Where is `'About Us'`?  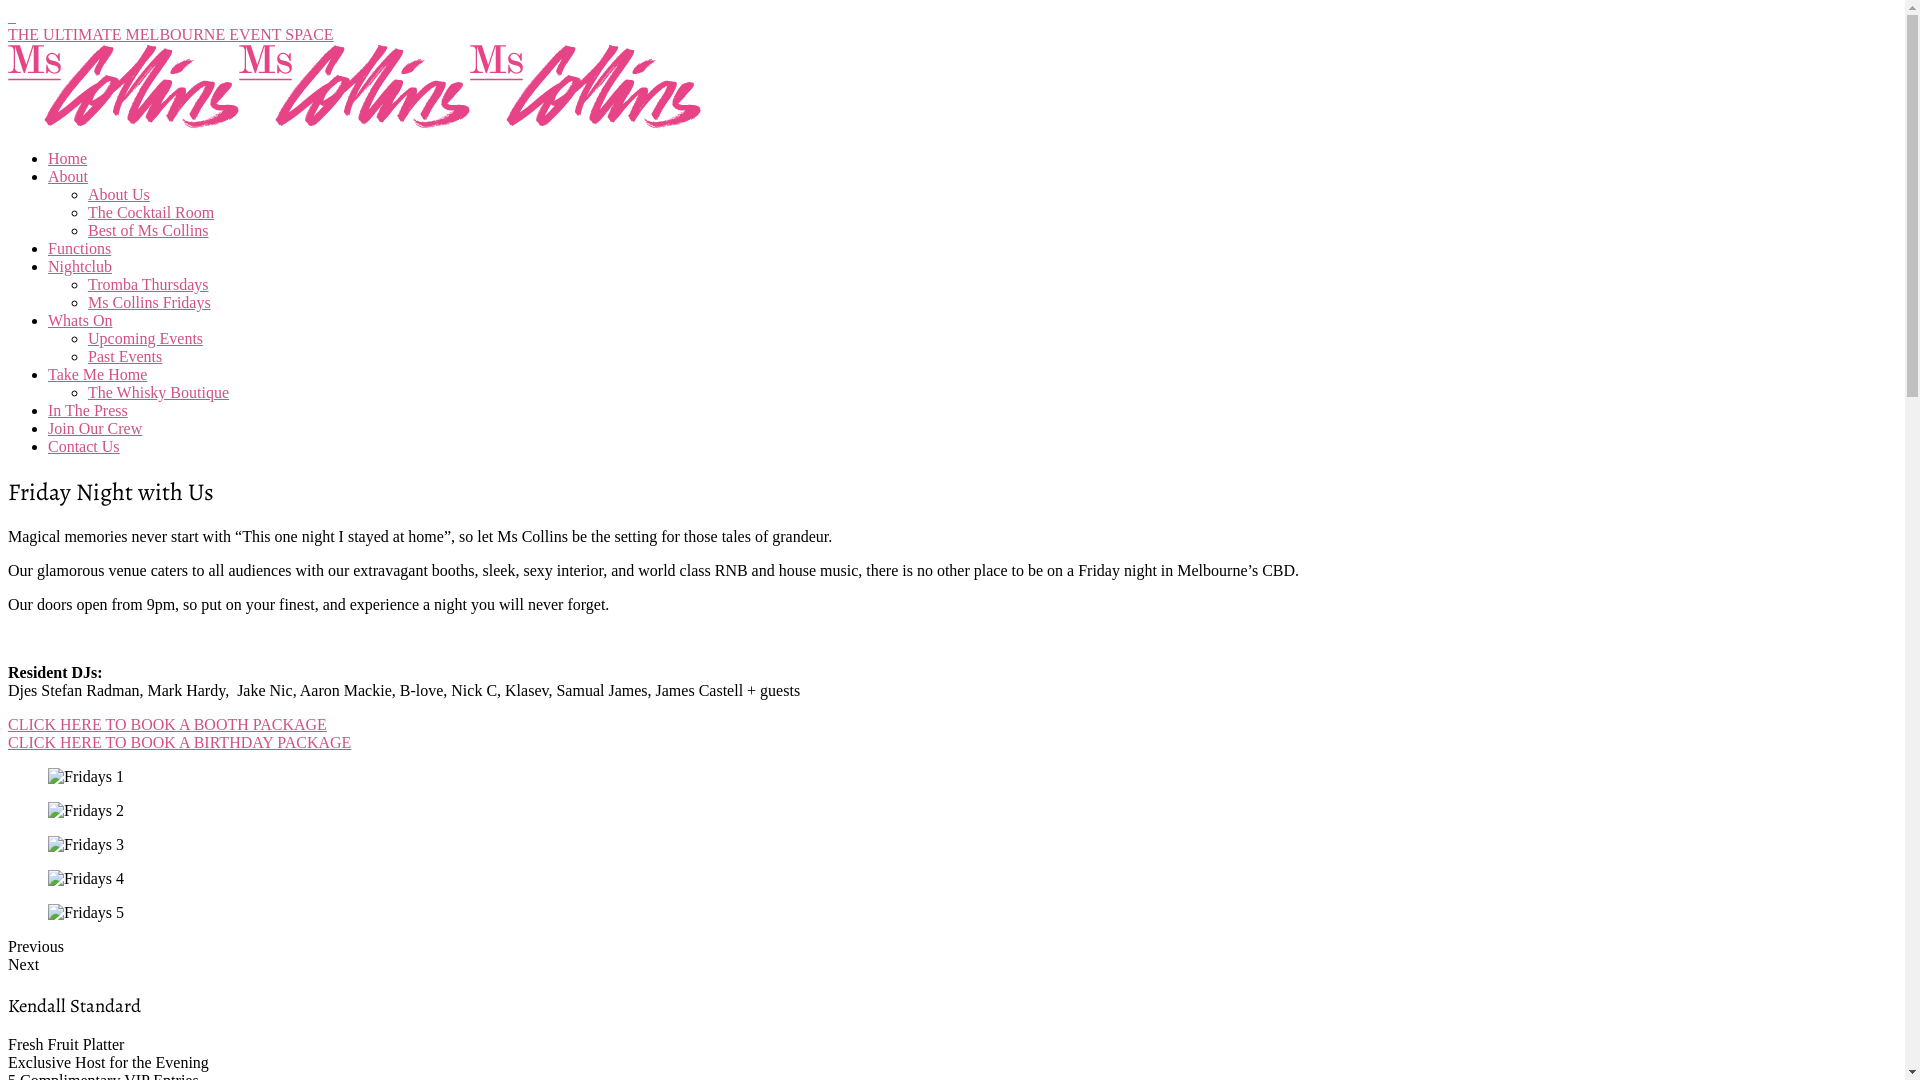 'About Us' is located at coordinates (118, 194).